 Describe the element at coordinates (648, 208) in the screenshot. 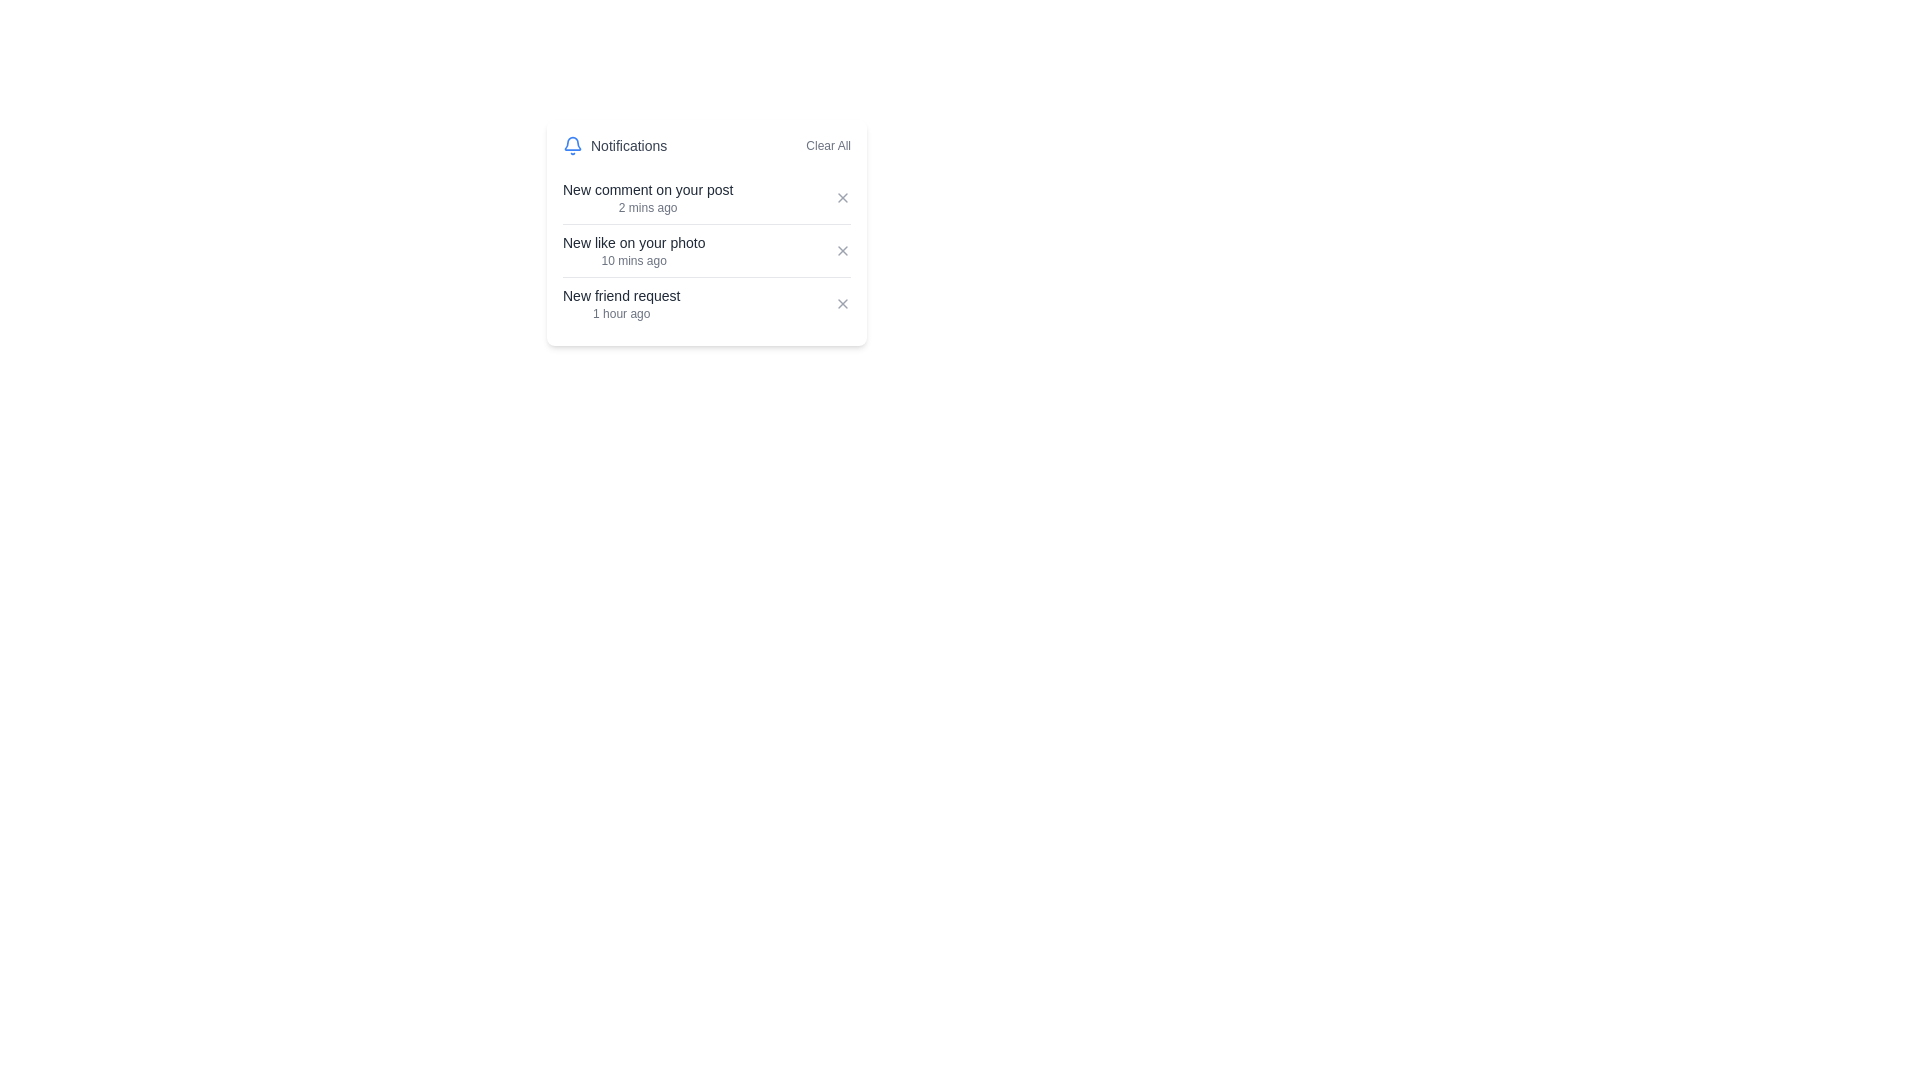

I see `the timestamp label that reads '2 mins ago', which is styled in gray and located beneath the main content 'New comment on your post' within the notification card` at that location.